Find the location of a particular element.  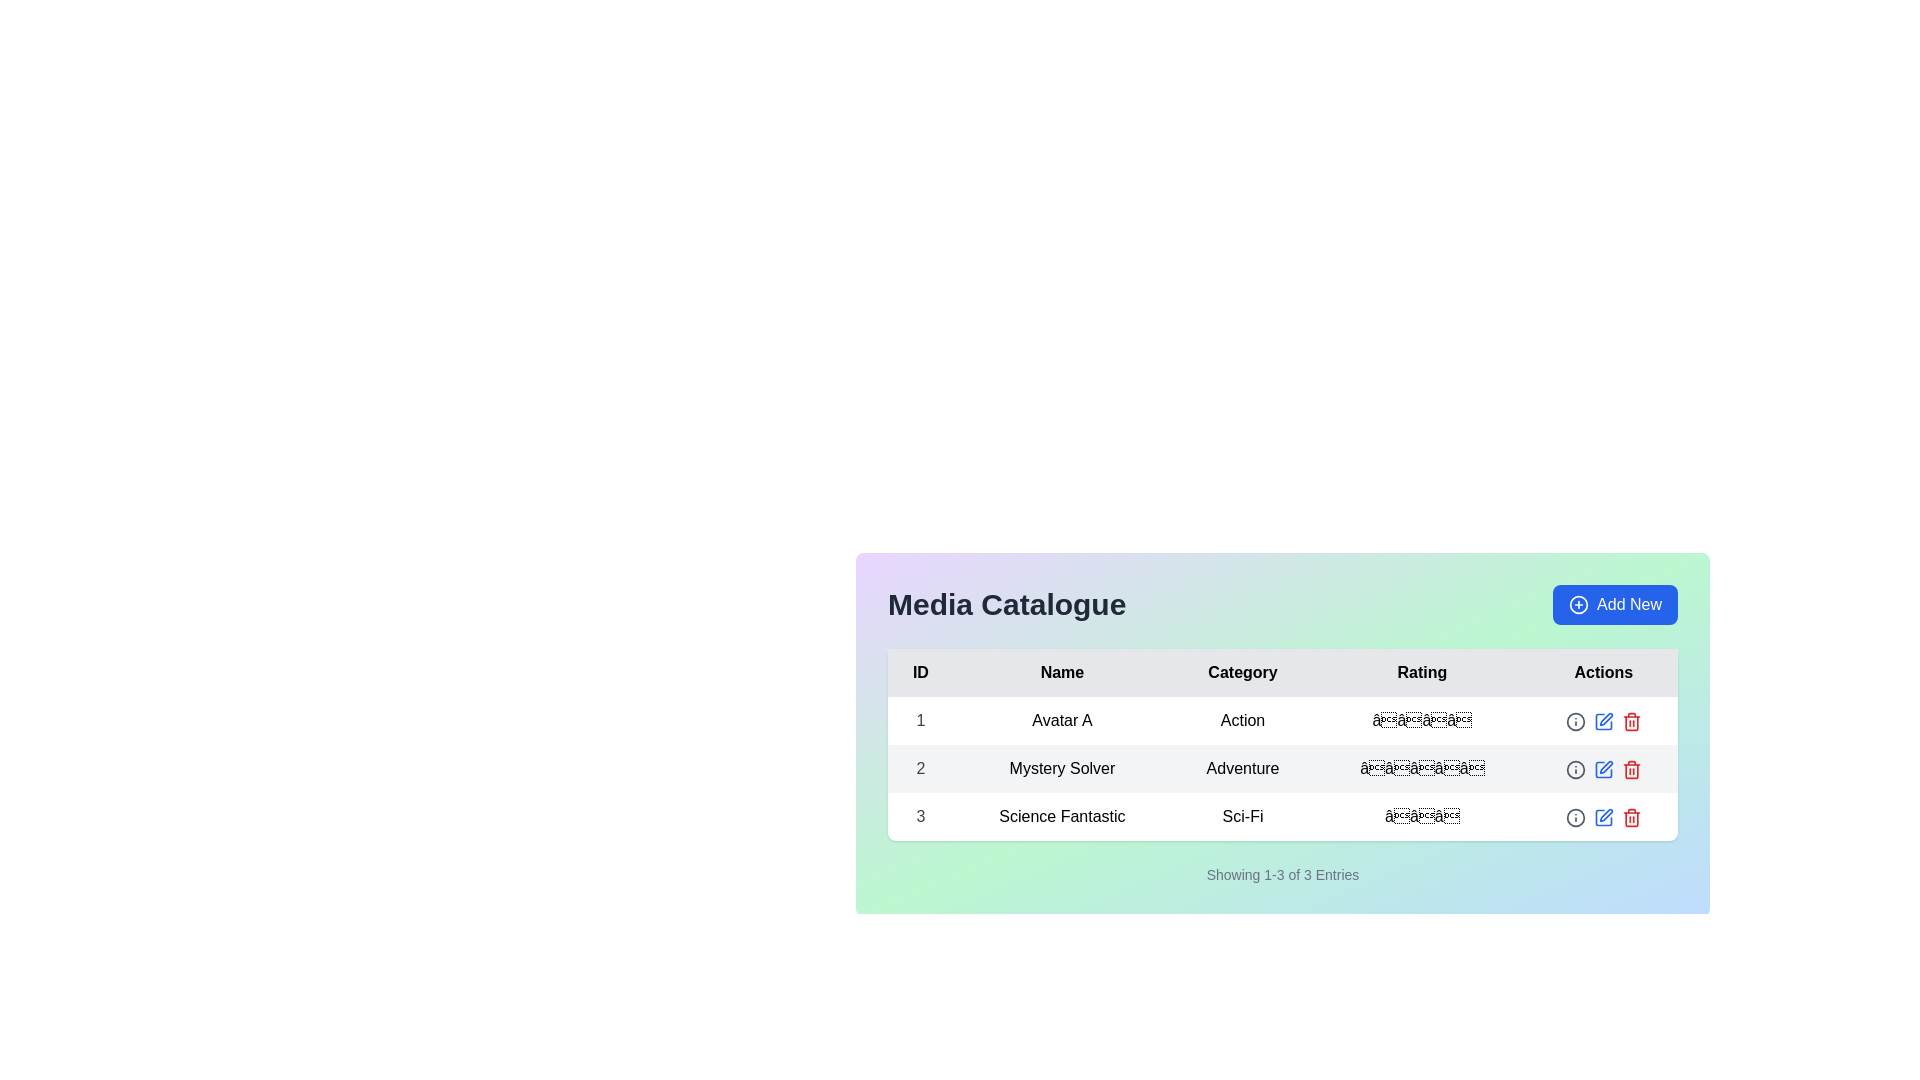

the delete icon button located in the 'Actions' column of the second row in the table is located at coordinates (1631, 768).